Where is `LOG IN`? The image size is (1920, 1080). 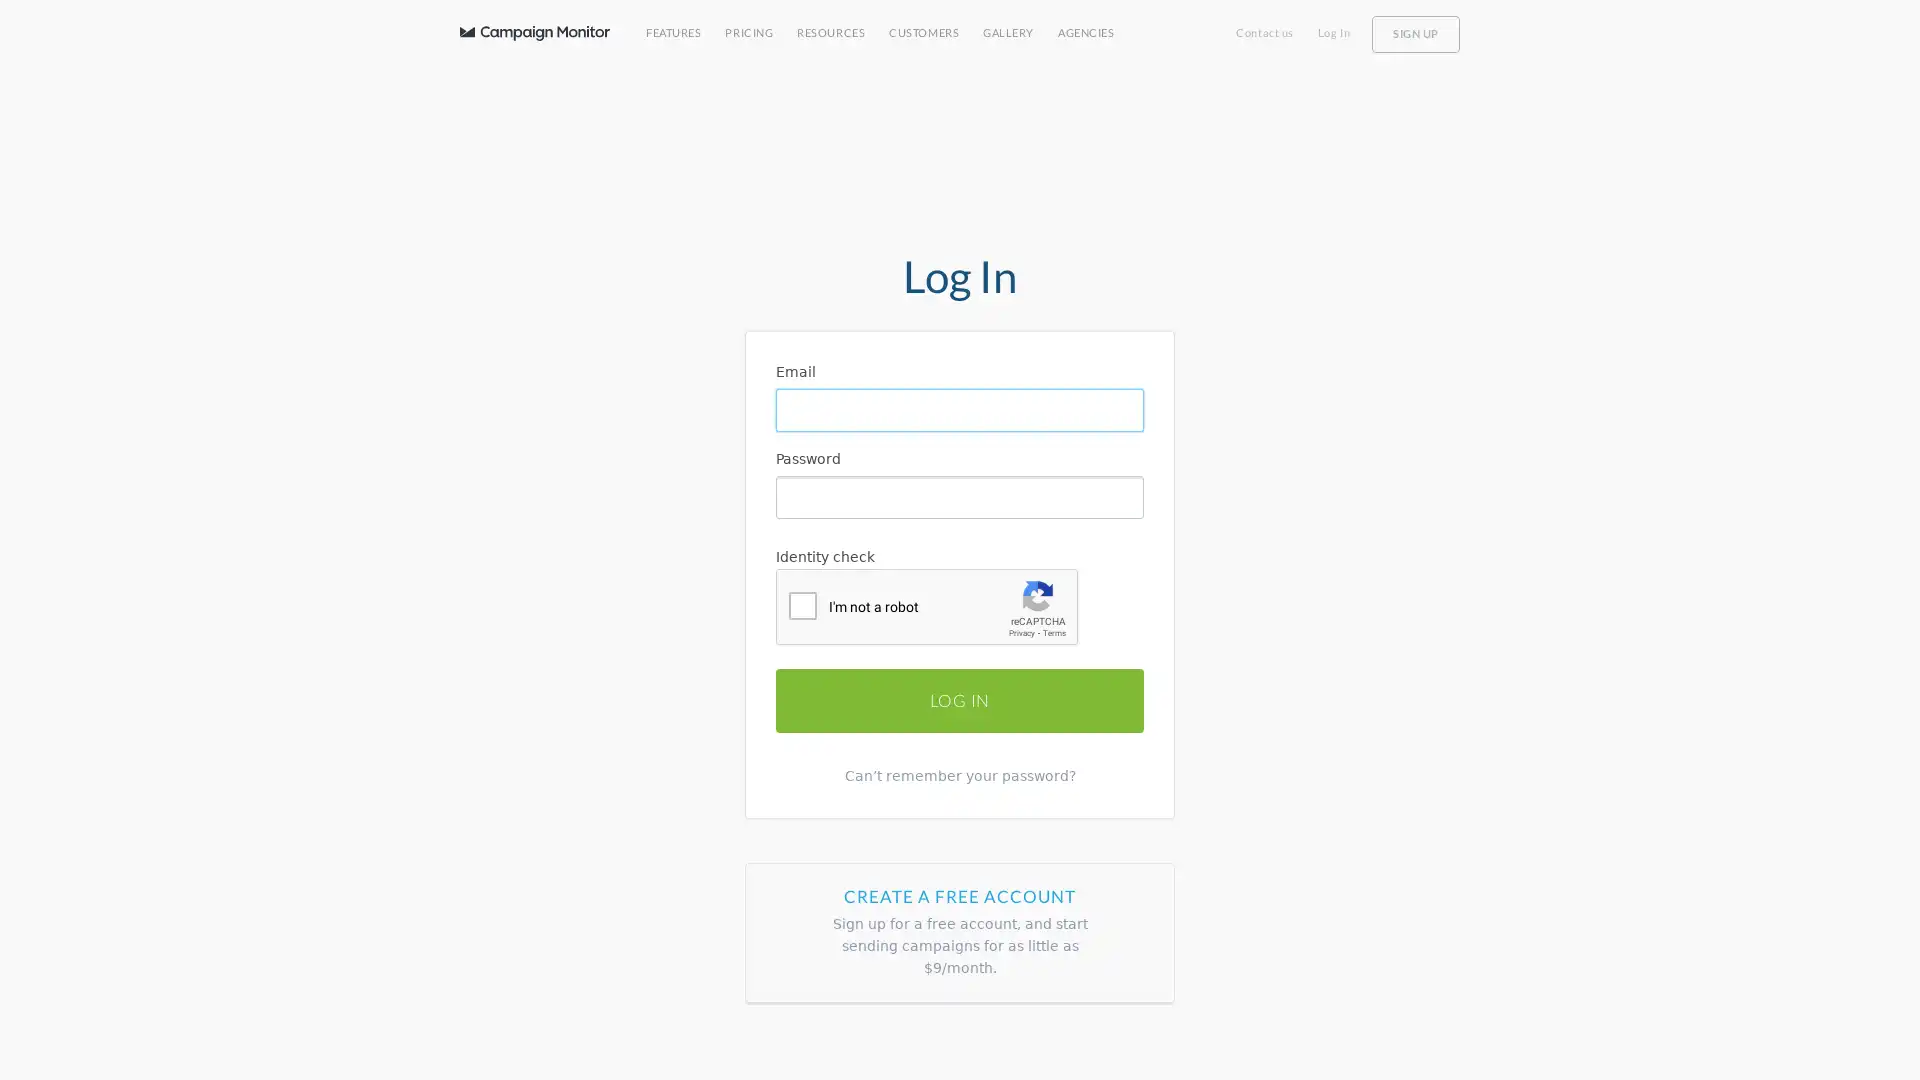
LOG IN is located at coordinates (960, 698).